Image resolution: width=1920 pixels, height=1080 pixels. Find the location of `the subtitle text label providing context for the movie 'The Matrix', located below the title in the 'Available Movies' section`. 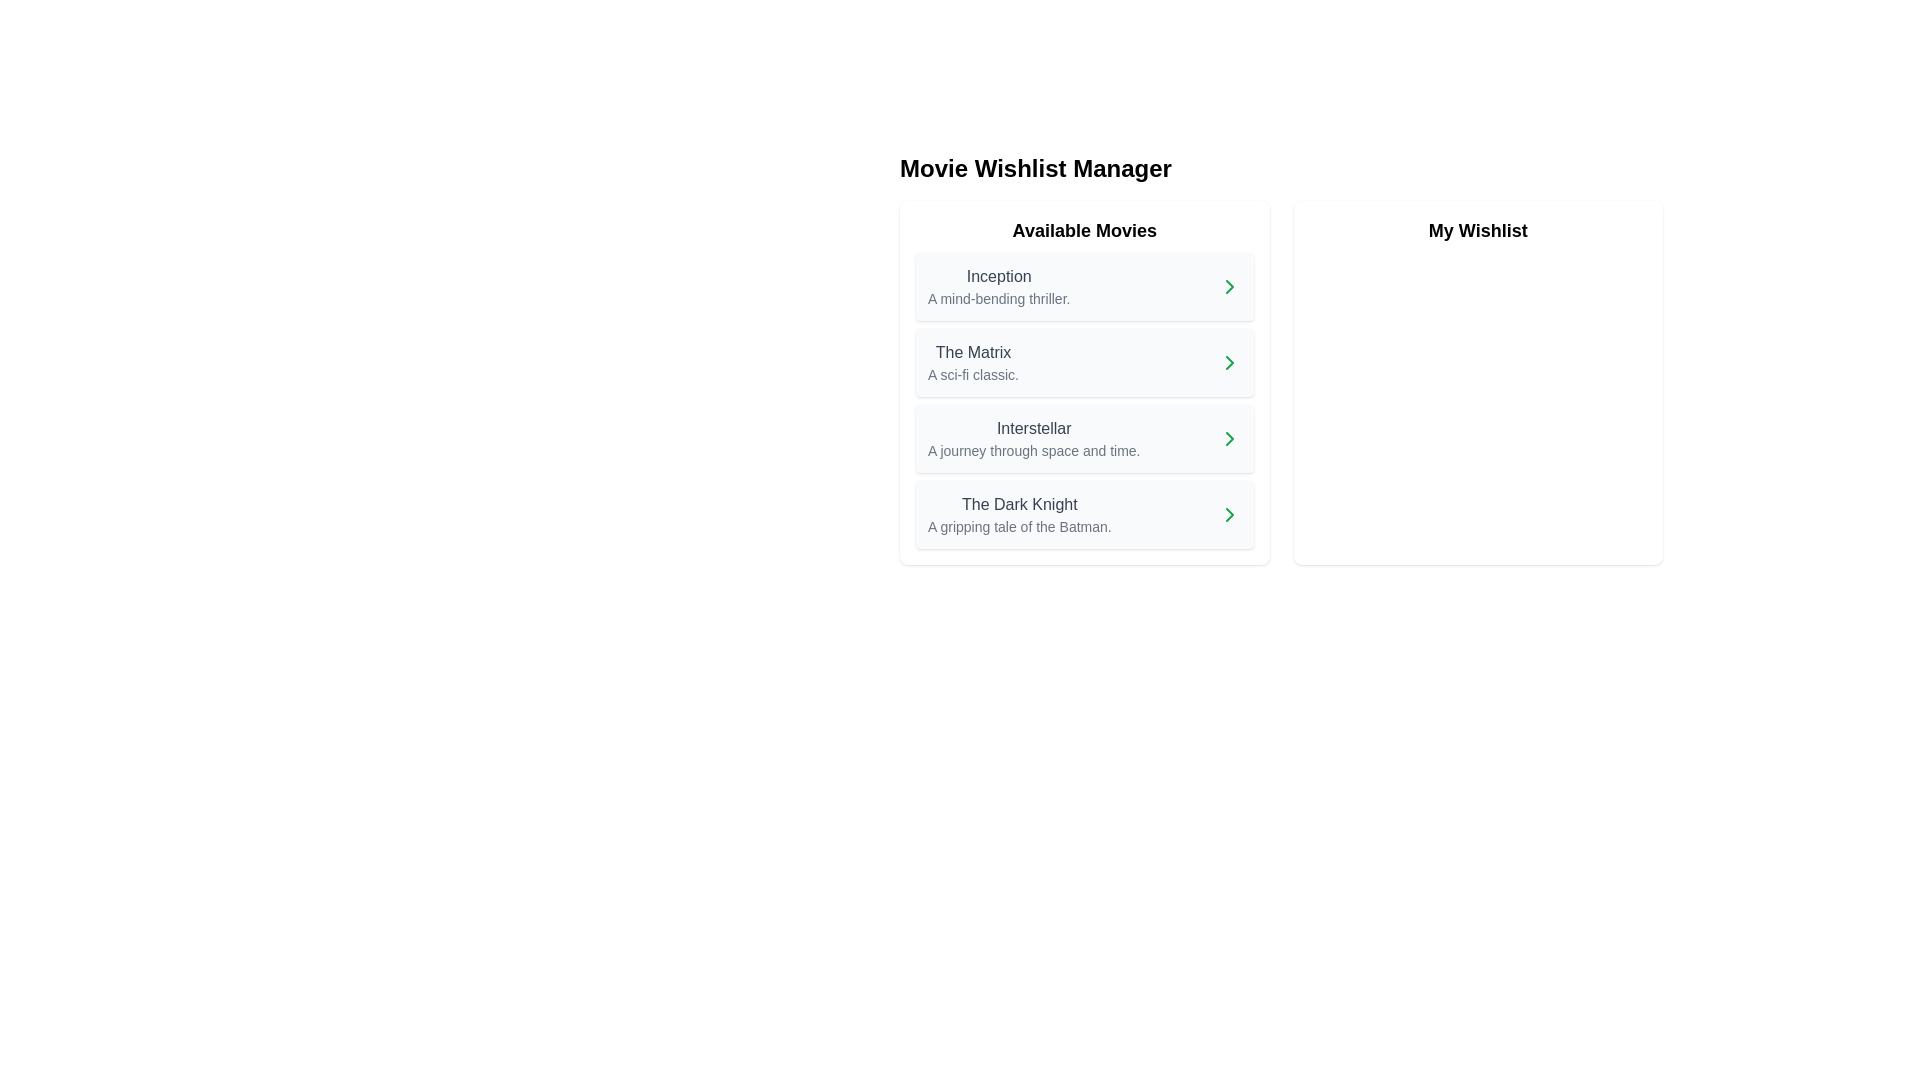

the subtitle text label providing context for the movie 'The Matrix', located below the title in the 'Available Movies' section is located at coordinates (973, 374).